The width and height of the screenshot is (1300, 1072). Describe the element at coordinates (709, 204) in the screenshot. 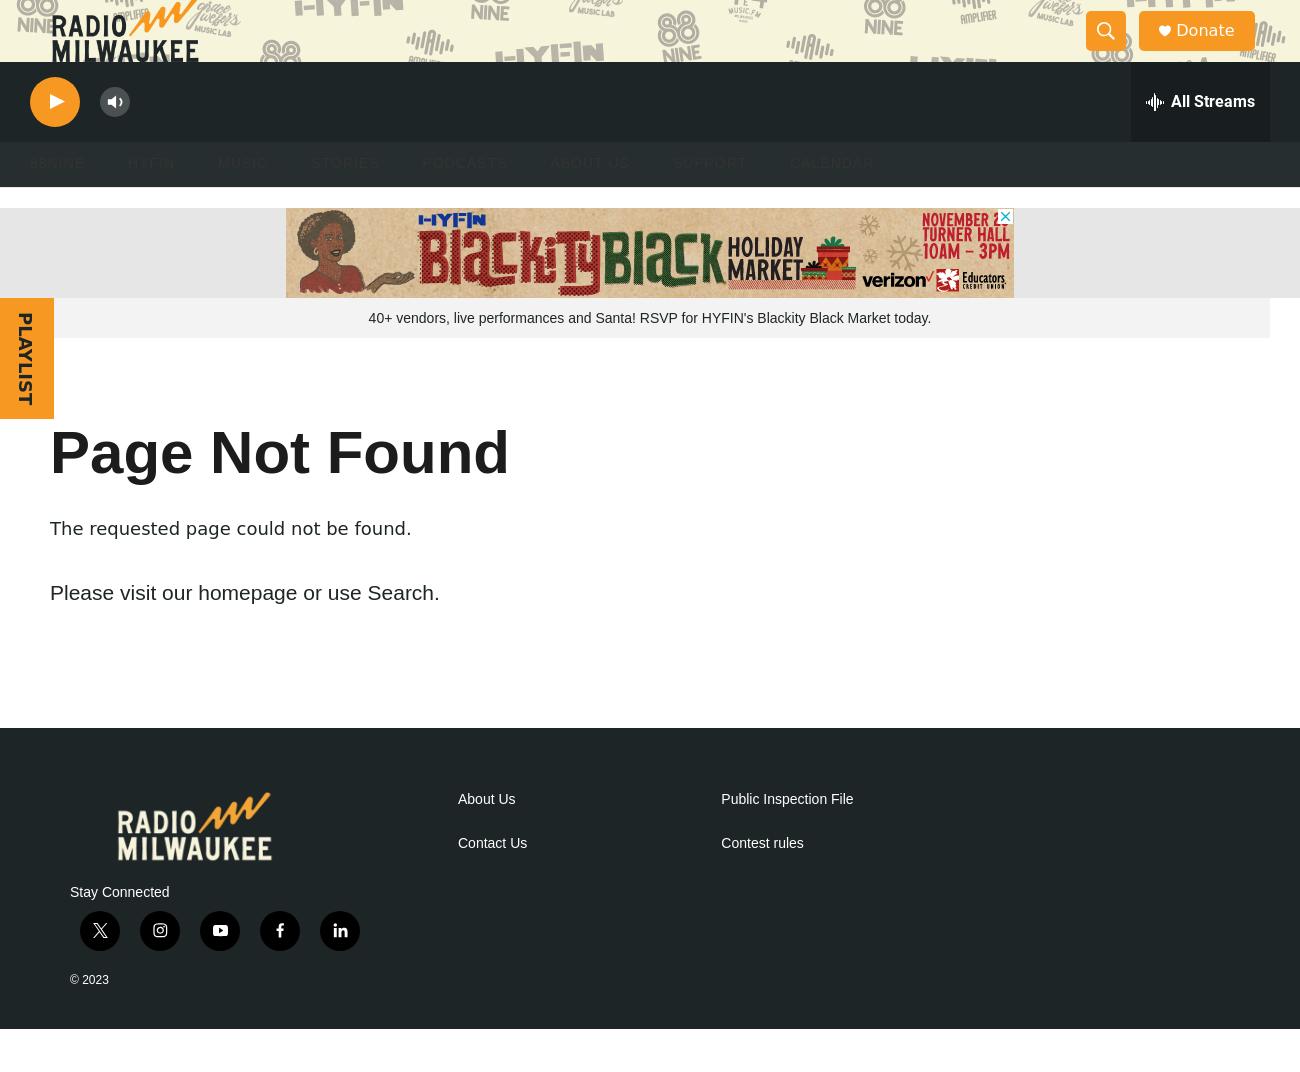

I see `'Support'` at that location.